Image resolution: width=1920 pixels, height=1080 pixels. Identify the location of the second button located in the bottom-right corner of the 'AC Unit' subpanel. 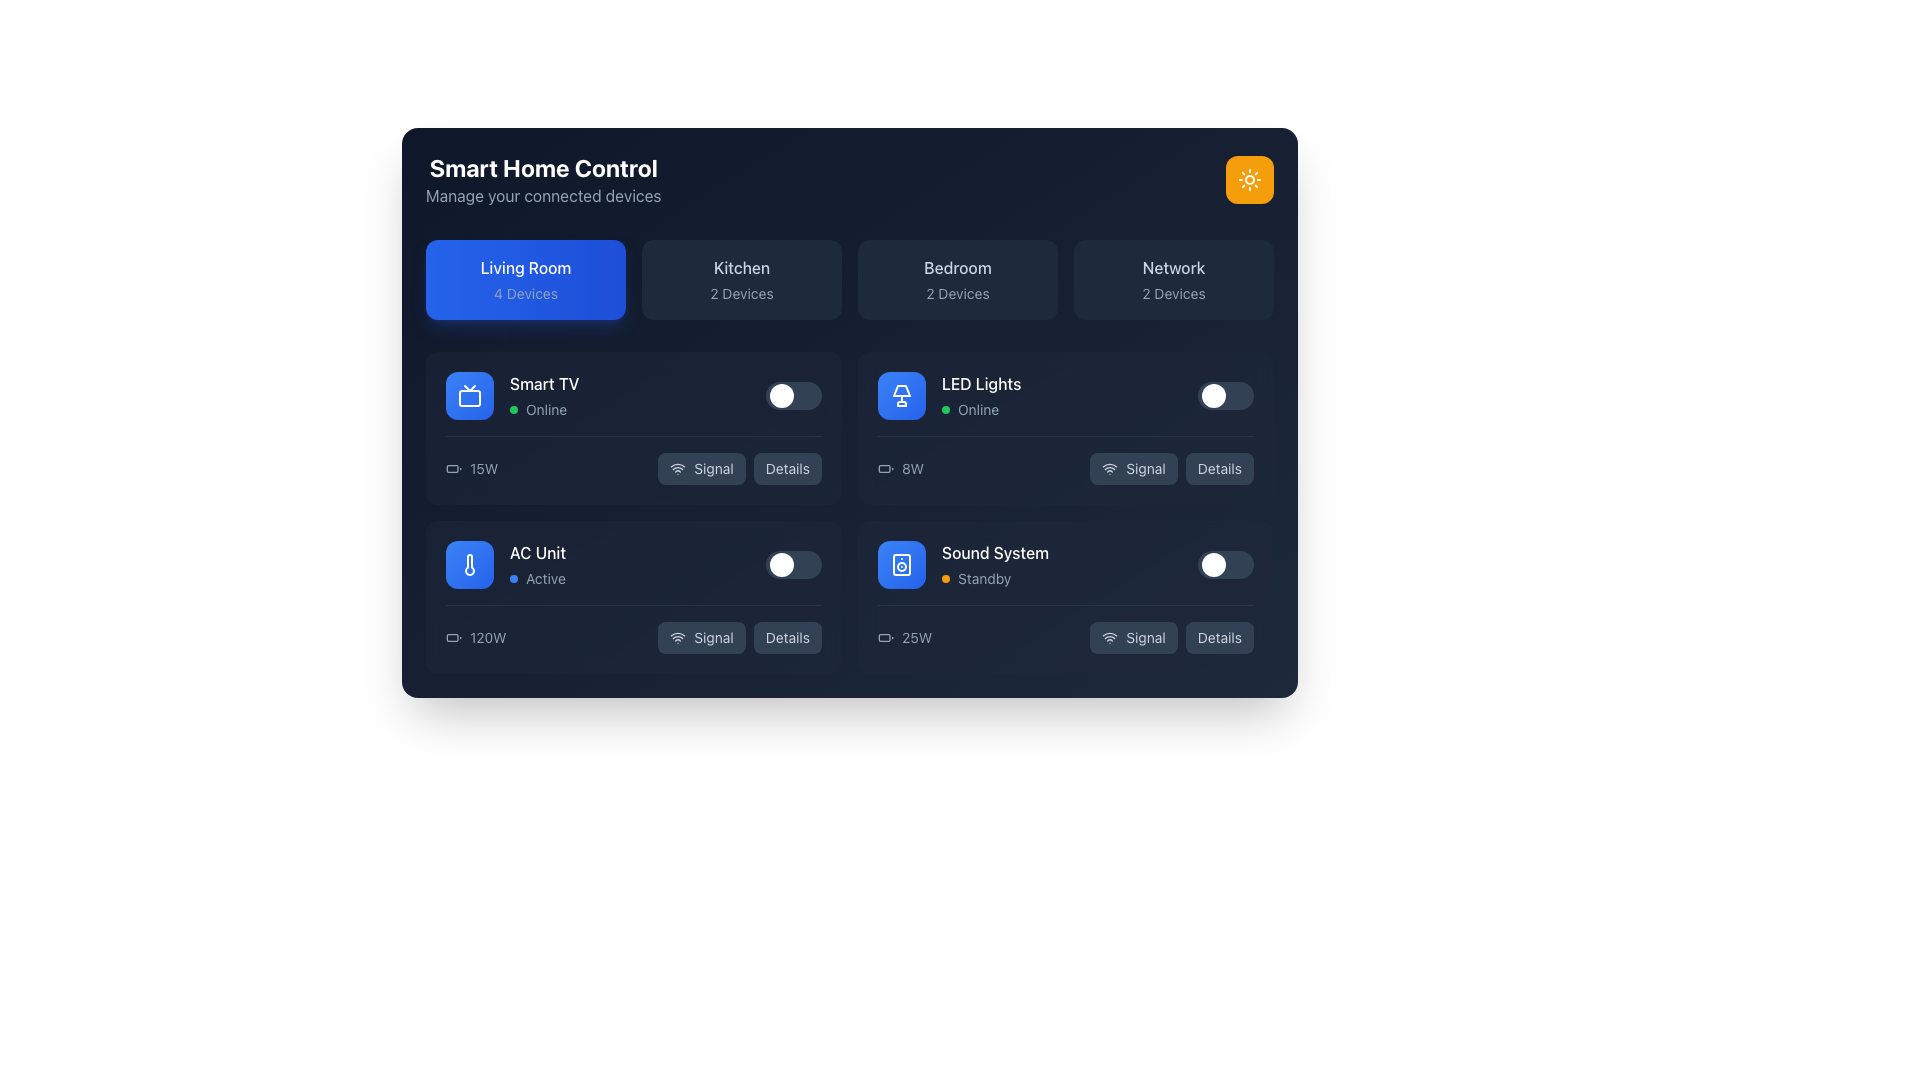
(786, 637).